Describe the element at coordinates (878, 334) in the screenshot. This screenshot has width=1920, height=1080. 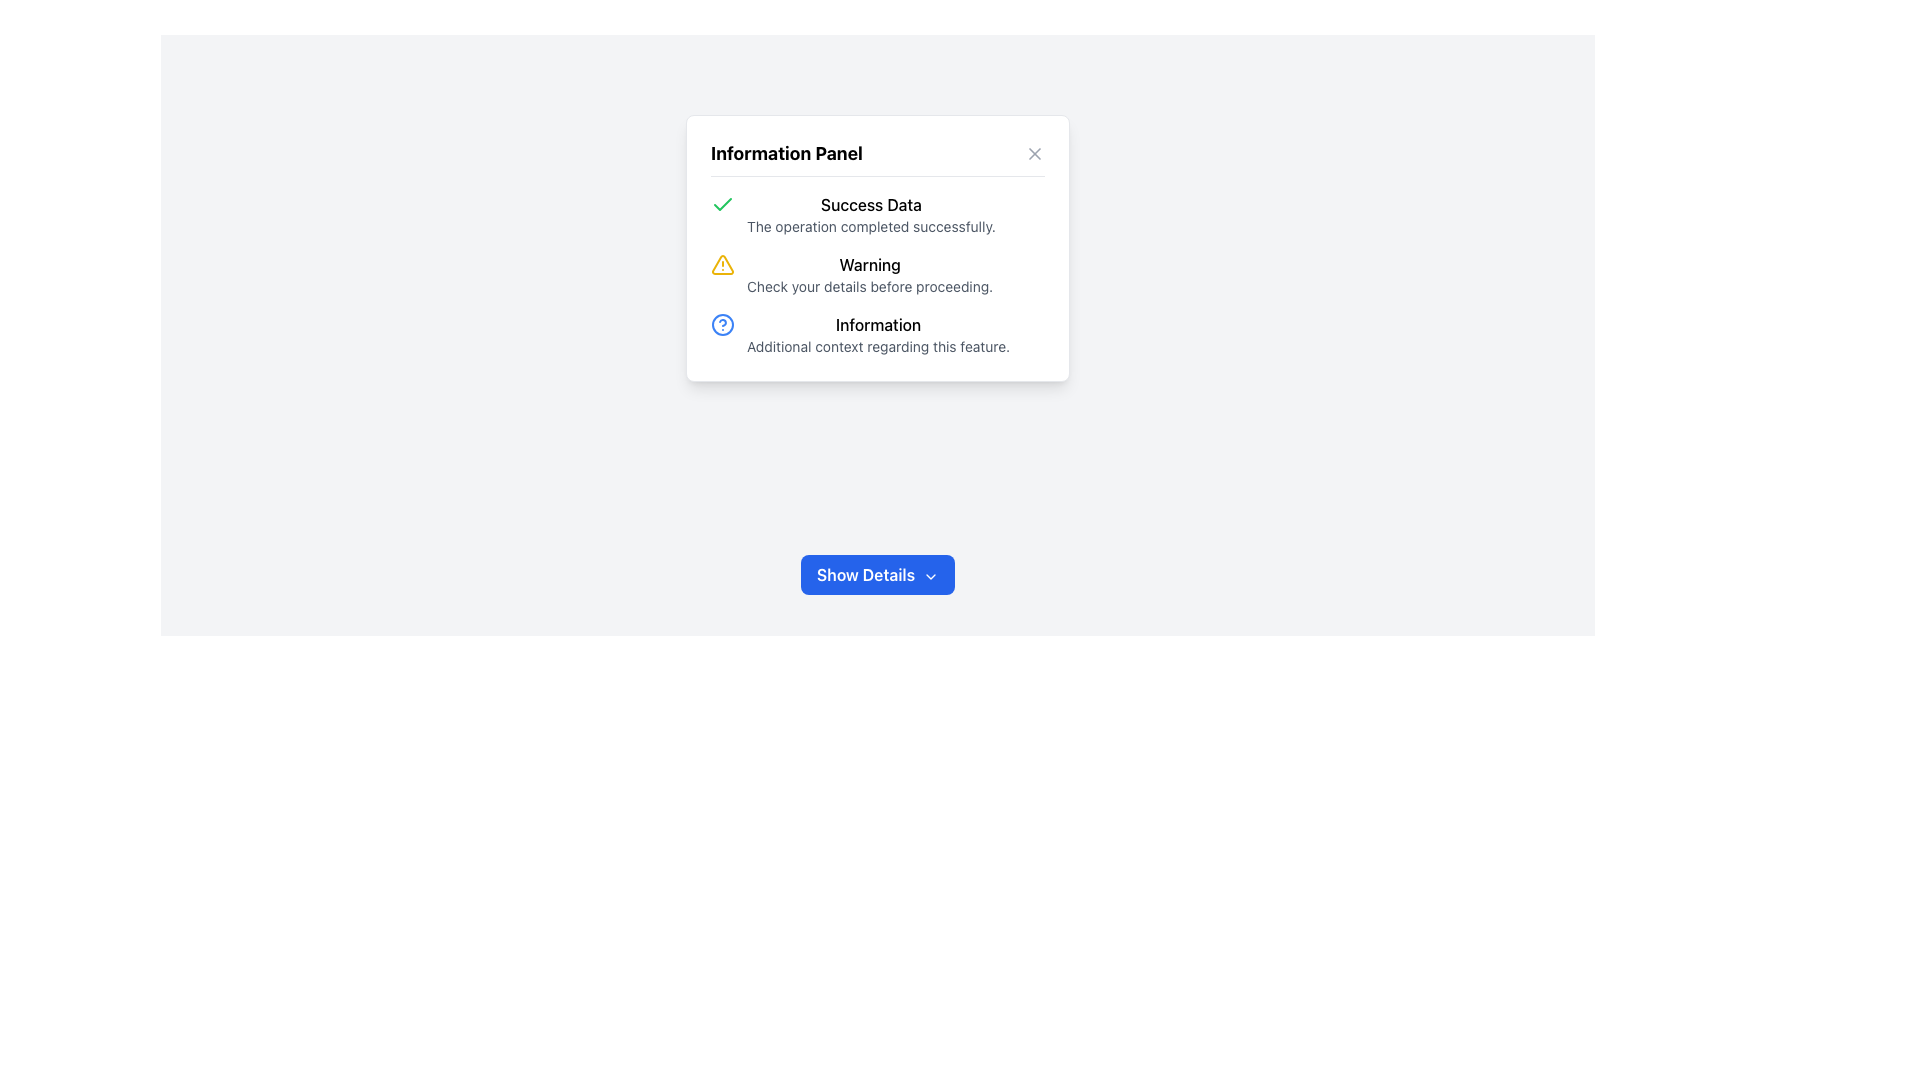
I see `text block located below the 'Warning' section in the 'Information Panel' pop-up, which contains a bold header and smaller description text` at that location.